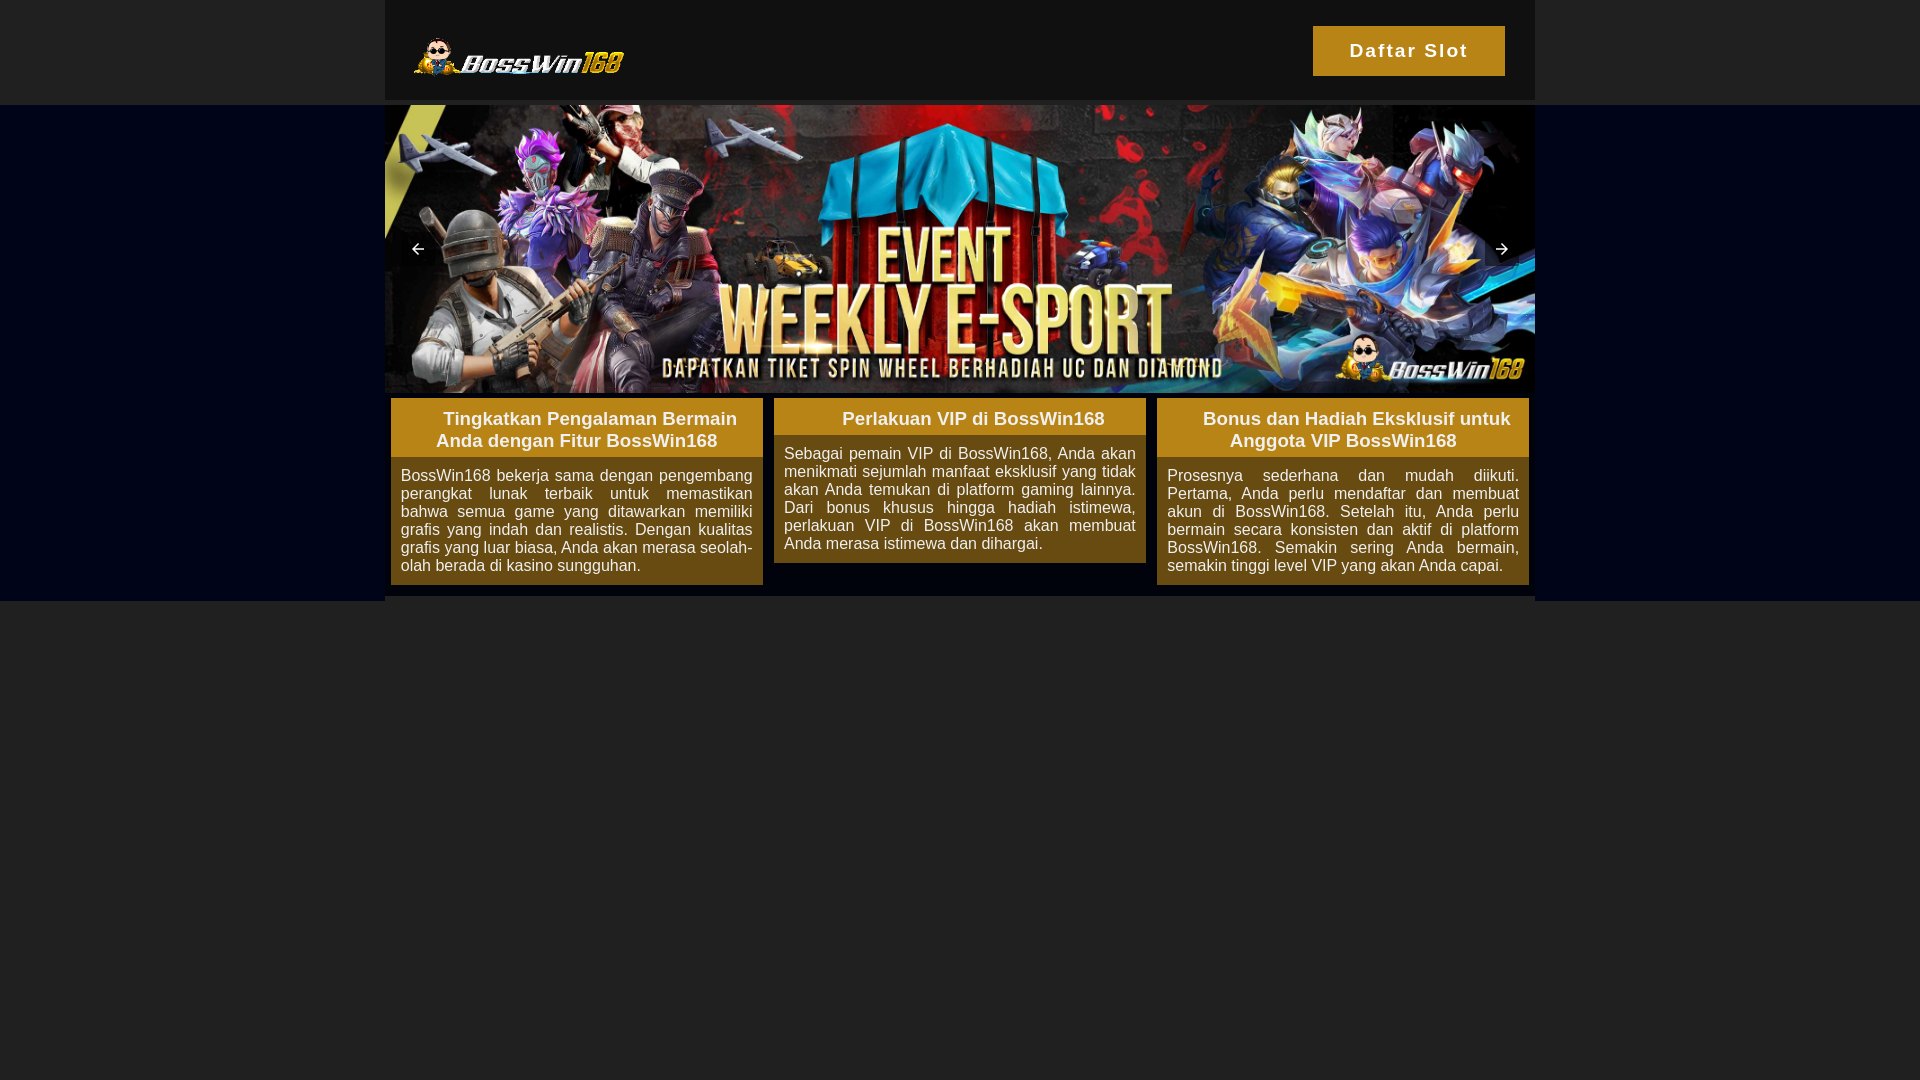 This screenshot has height=1080, width=1920. Describe the element at coordinates (1408, 49) in the screenshot. I see `'Daftar Slot'` at that location.